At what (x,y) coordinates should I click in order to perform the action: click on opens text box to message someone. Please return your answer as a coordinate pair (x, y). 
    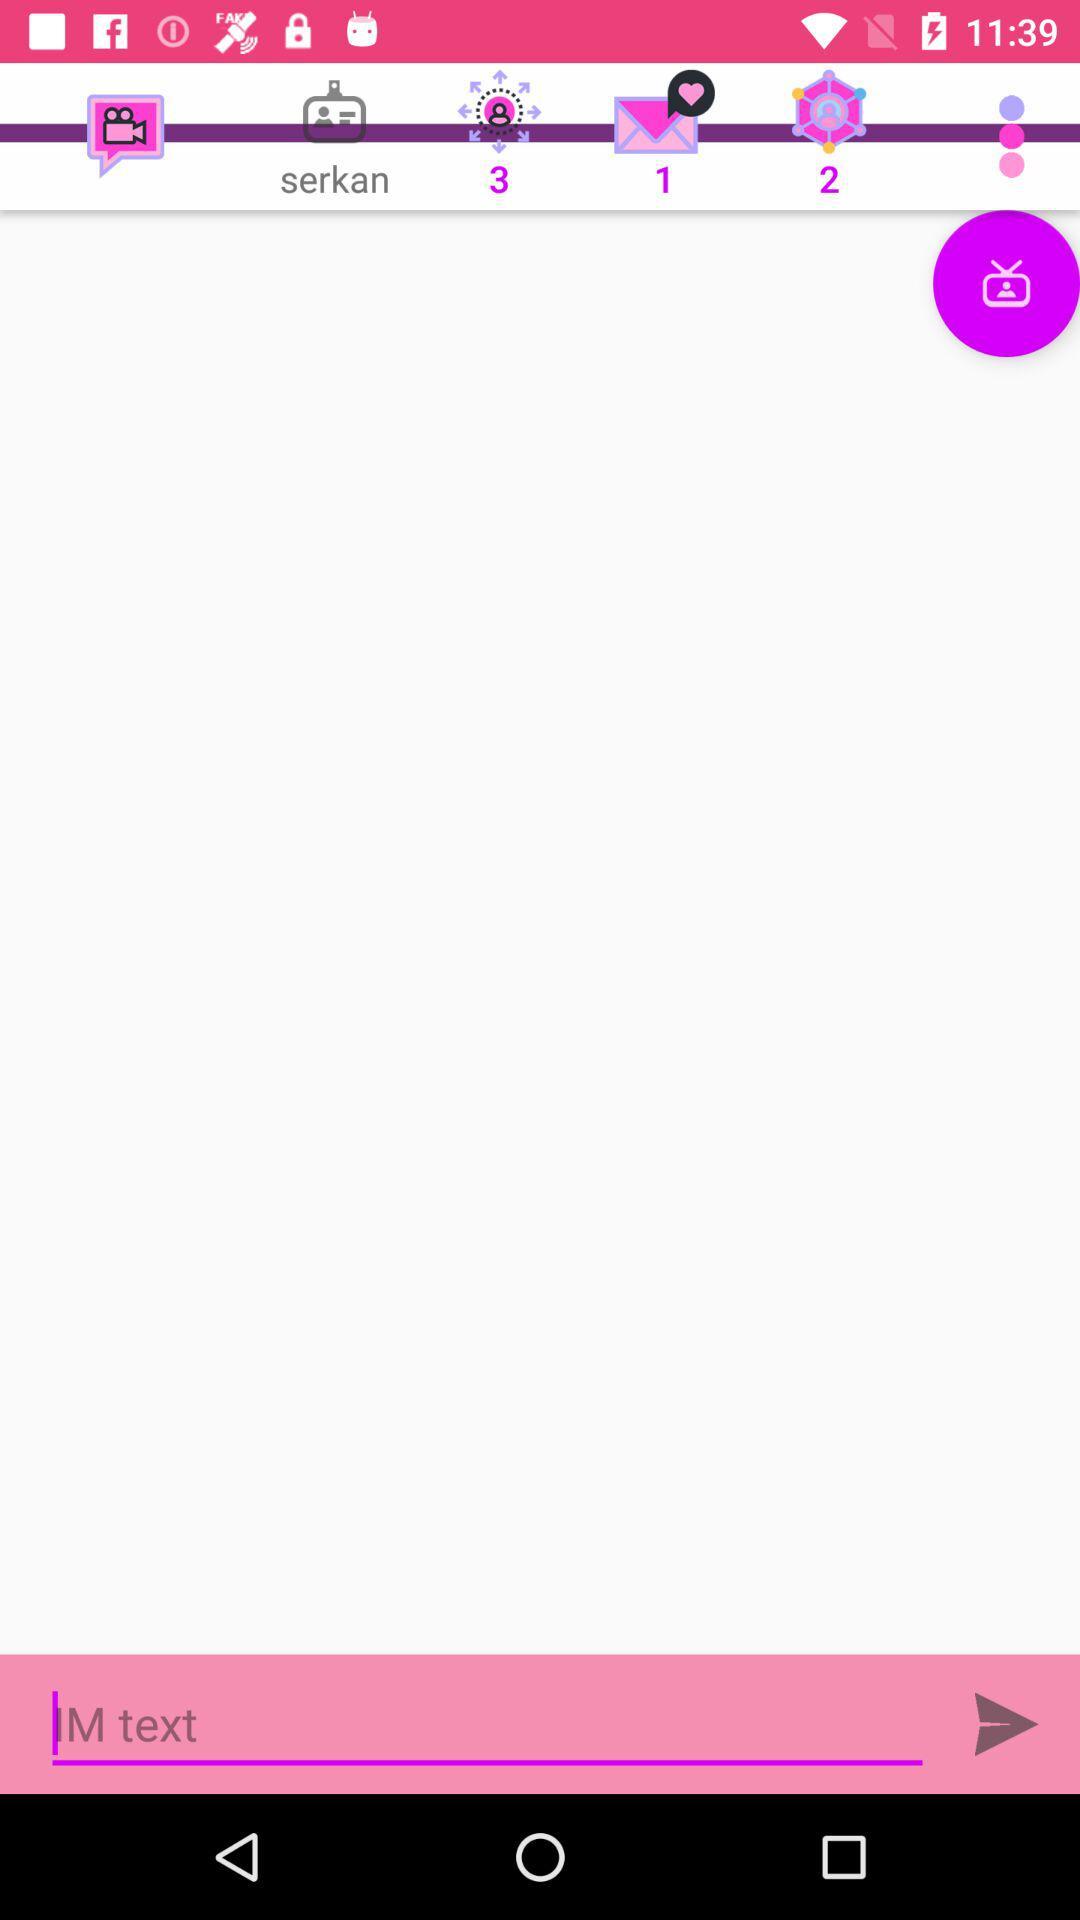
    Looking at the image, I should click on (487, 1723).